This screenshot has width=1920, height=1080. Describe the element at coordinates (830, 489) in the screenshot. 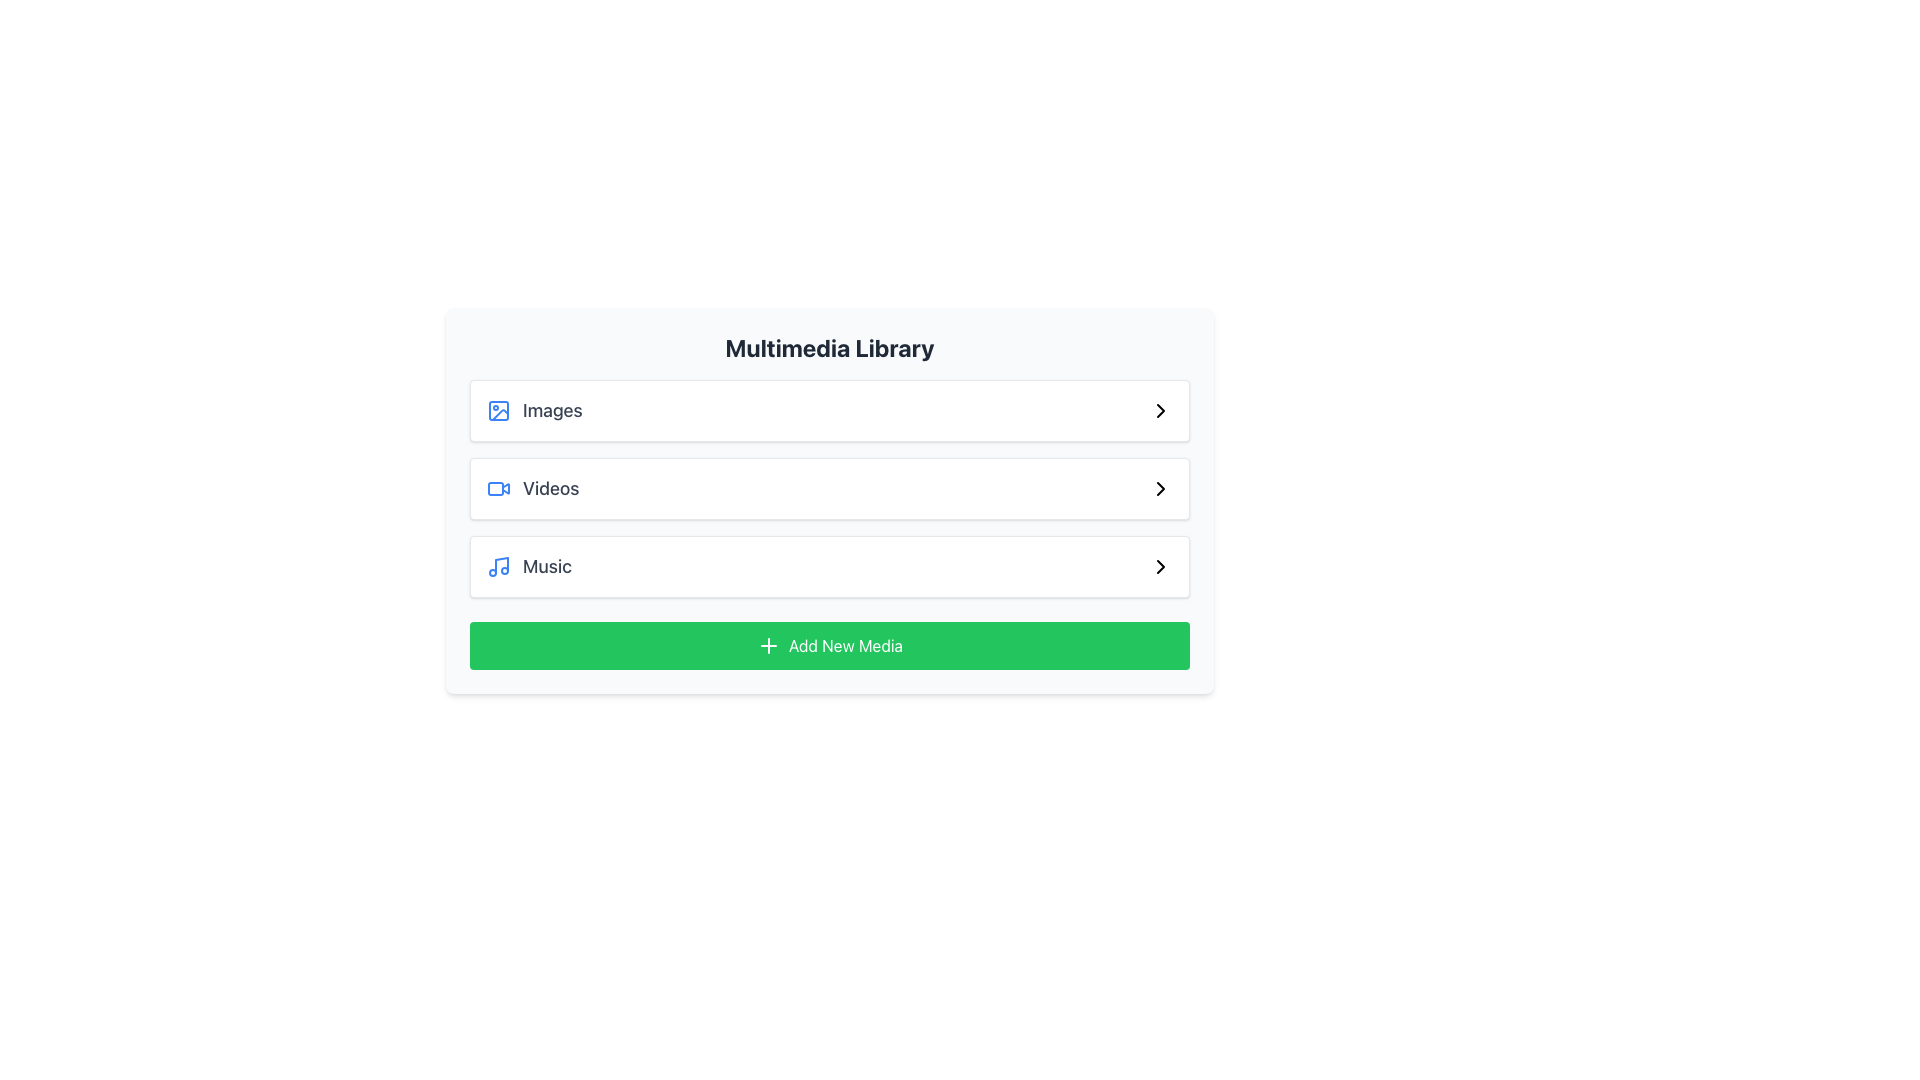

I see `the 'Videos' menu item` at that location.